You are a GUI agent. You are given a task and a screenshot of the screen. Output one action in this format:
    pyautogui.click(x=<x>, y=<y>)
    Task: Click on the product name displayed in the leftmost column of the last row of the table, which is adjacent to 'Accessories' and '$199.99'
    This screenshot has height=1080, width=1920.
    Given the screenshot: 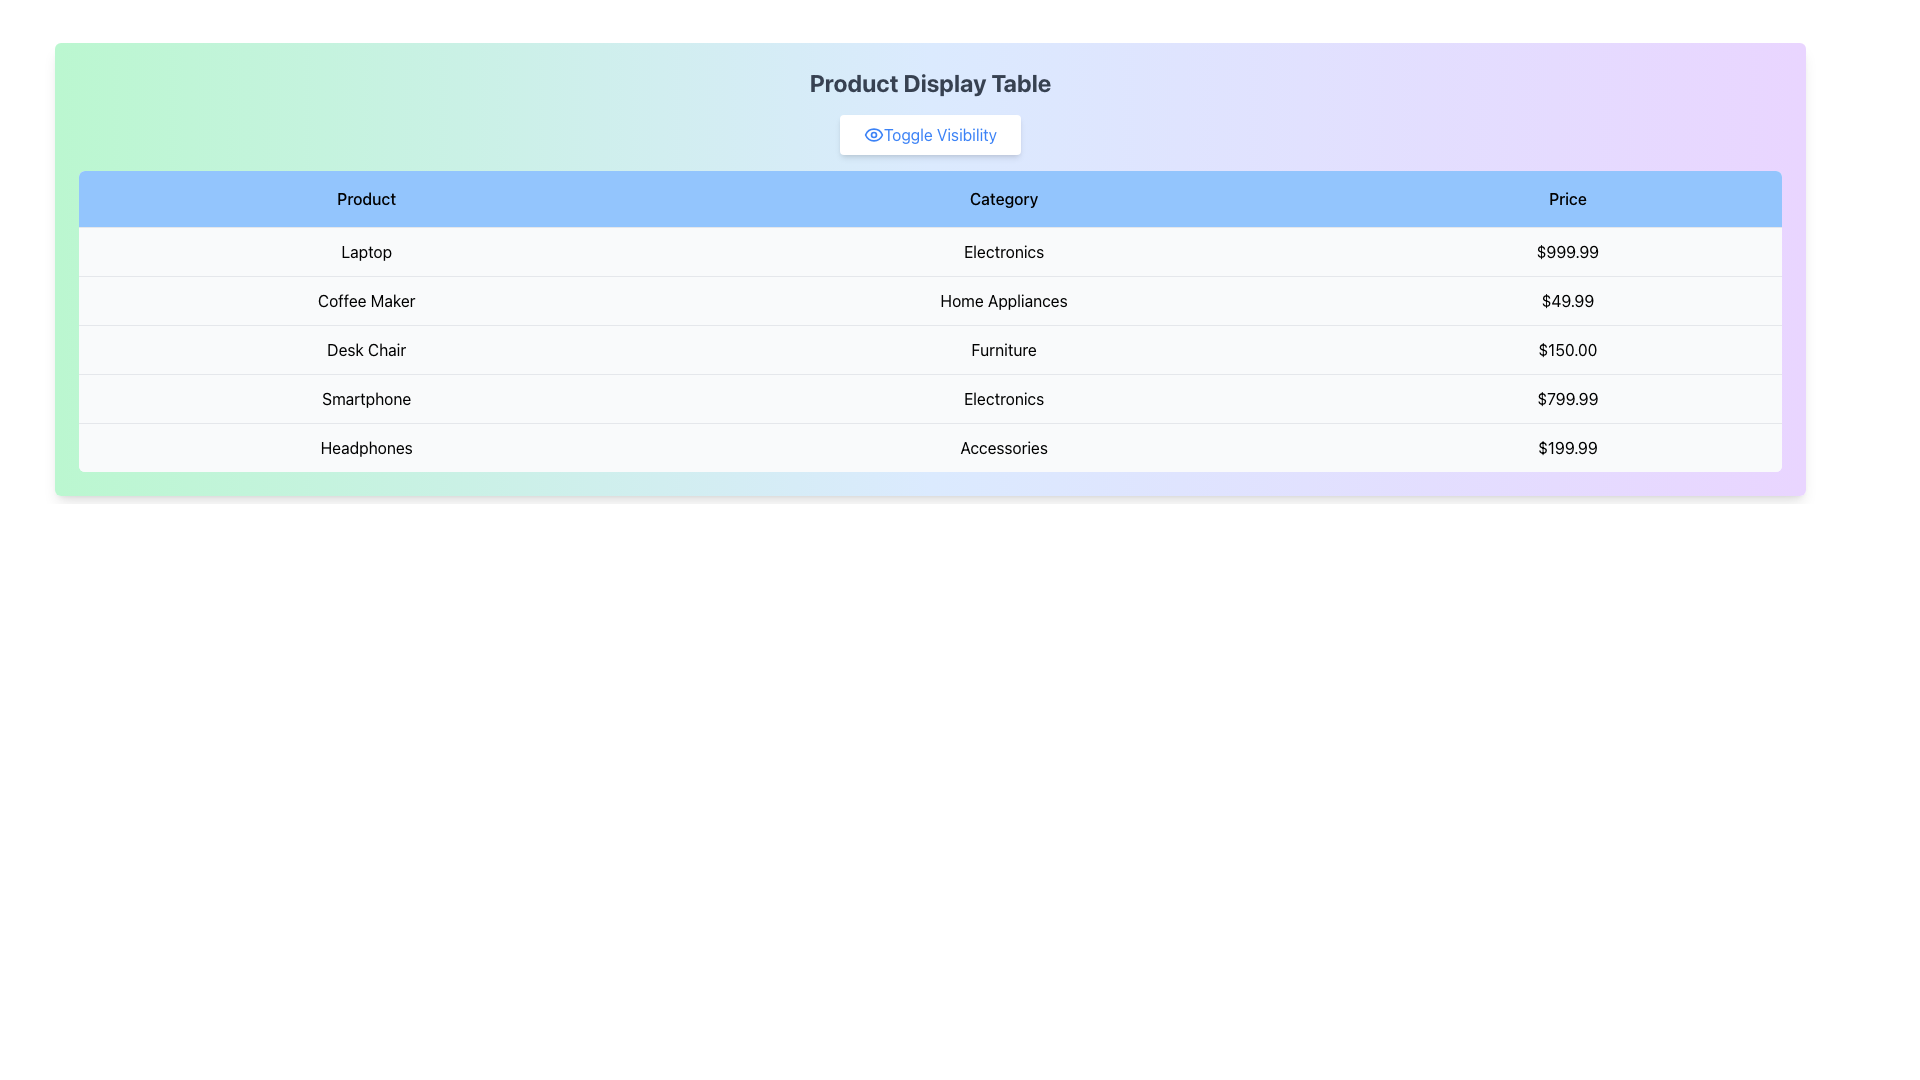 What is the action you would take?
    pyautogui.click(x=366, y=446)
    